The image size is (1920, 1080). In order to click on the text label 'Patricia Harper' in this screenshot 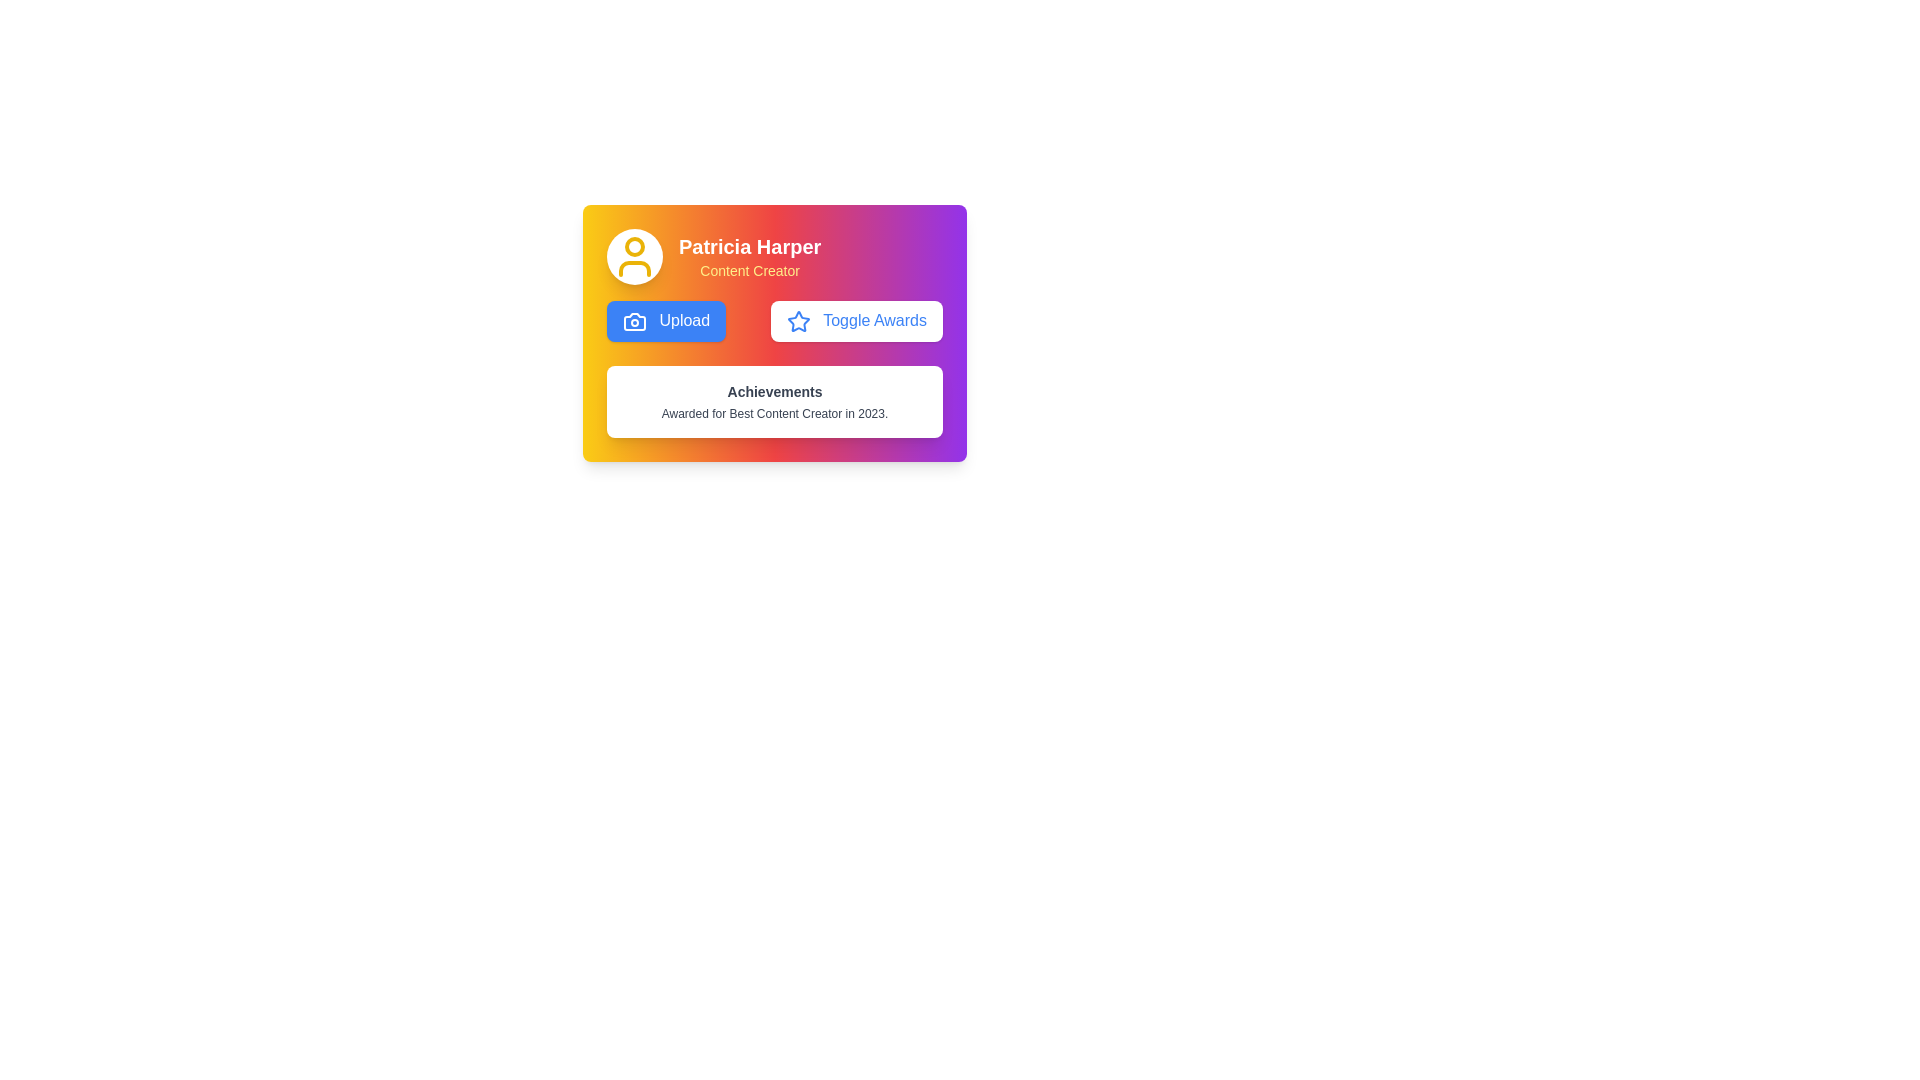, I will do `click(749, 245)`.